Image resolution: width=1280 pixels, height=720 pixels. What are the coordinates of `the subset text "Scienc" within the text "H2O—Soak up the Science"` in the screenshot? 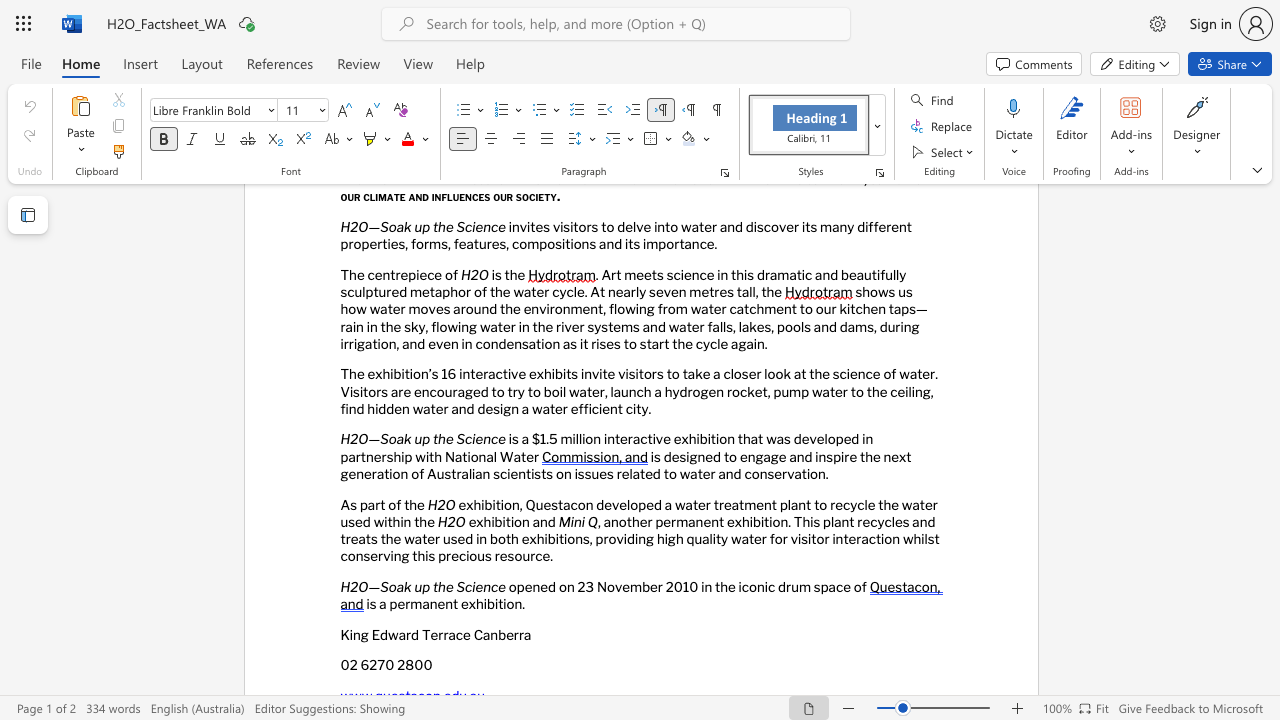 It's located at (455, 438).